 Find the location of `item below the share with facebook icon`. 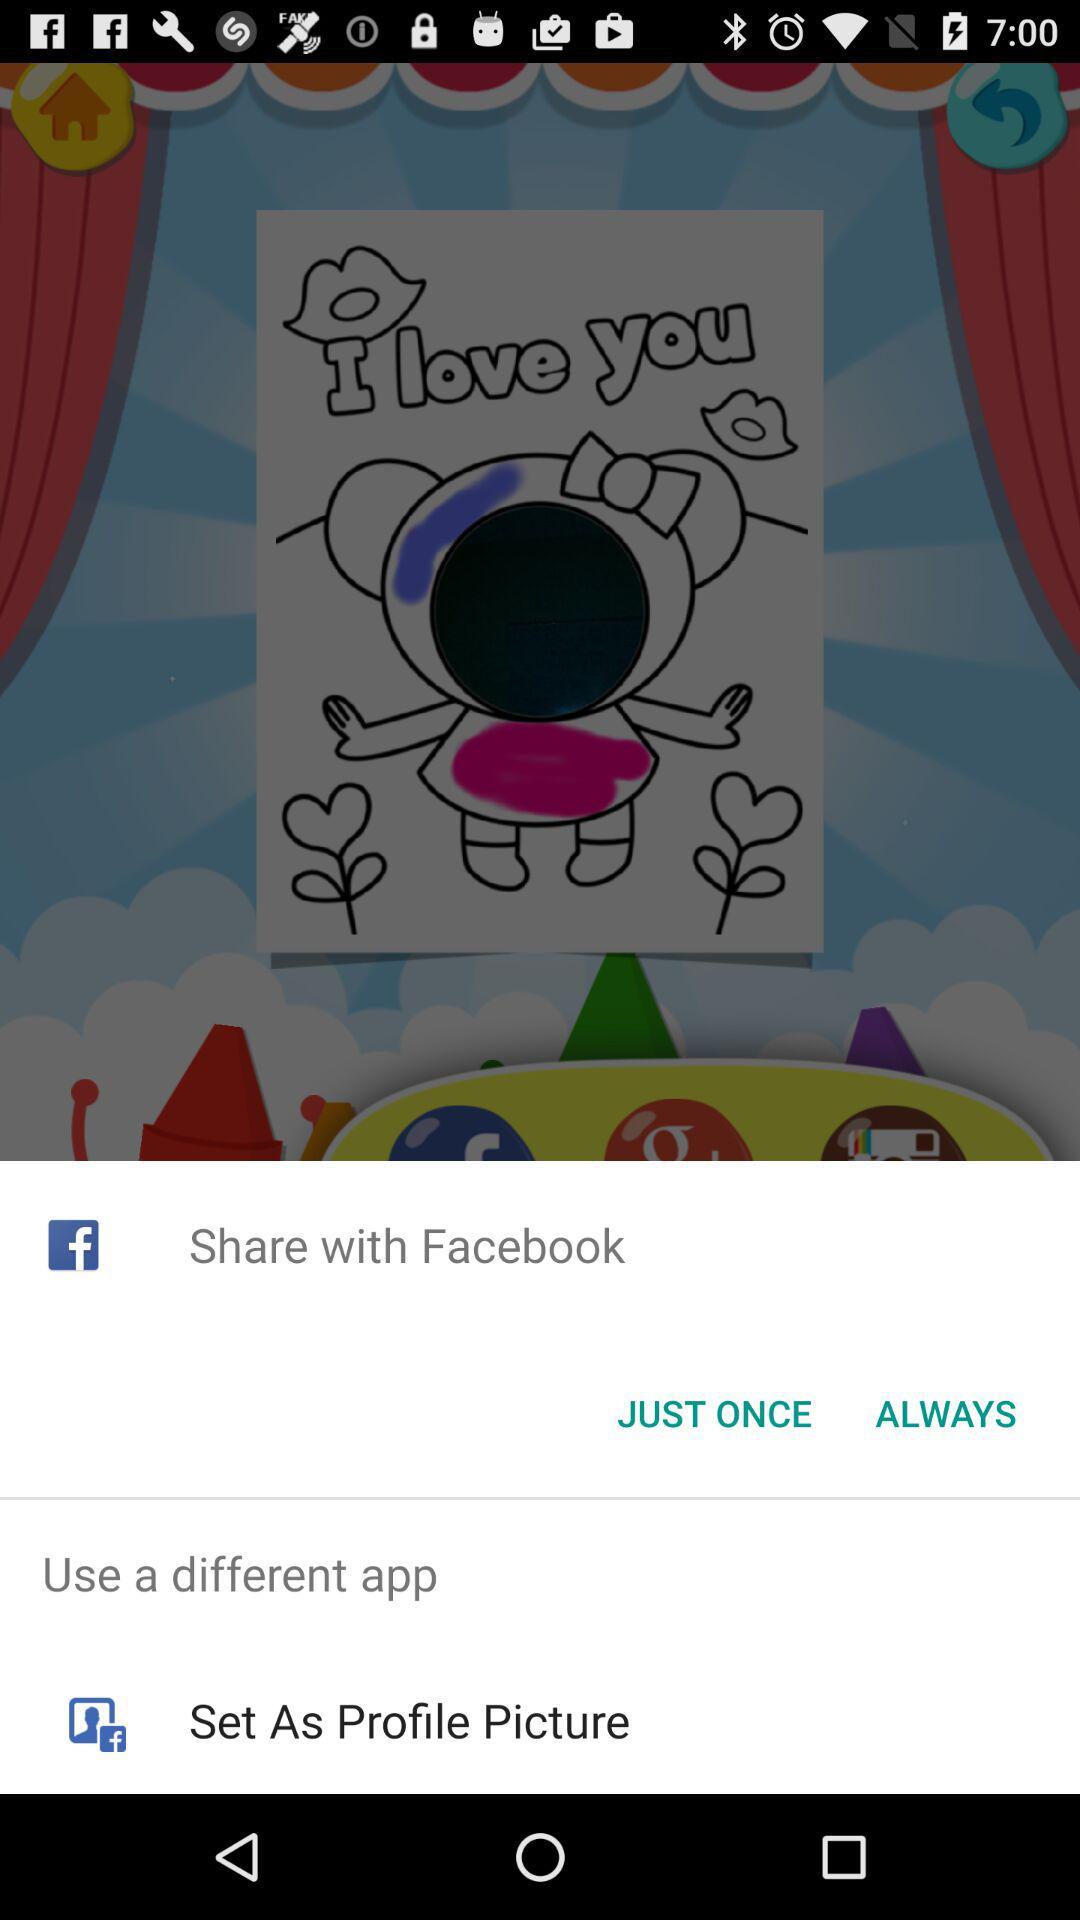

item below the share with facebook icon is located at coordinates (945, 1411).